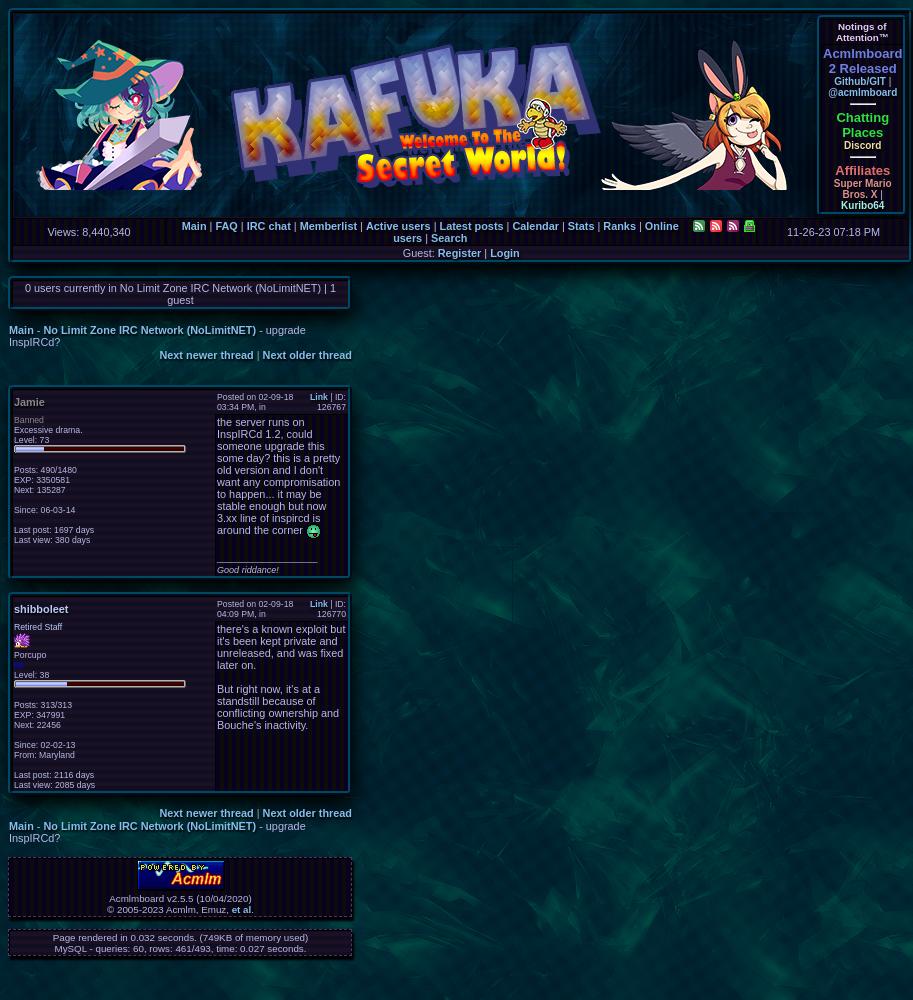 This screenshot has width=913, height=1000. What do you see at coordinates (327, 225) in the screenshot?
I see `'Memberlist'` at bounding box center [327, 225].